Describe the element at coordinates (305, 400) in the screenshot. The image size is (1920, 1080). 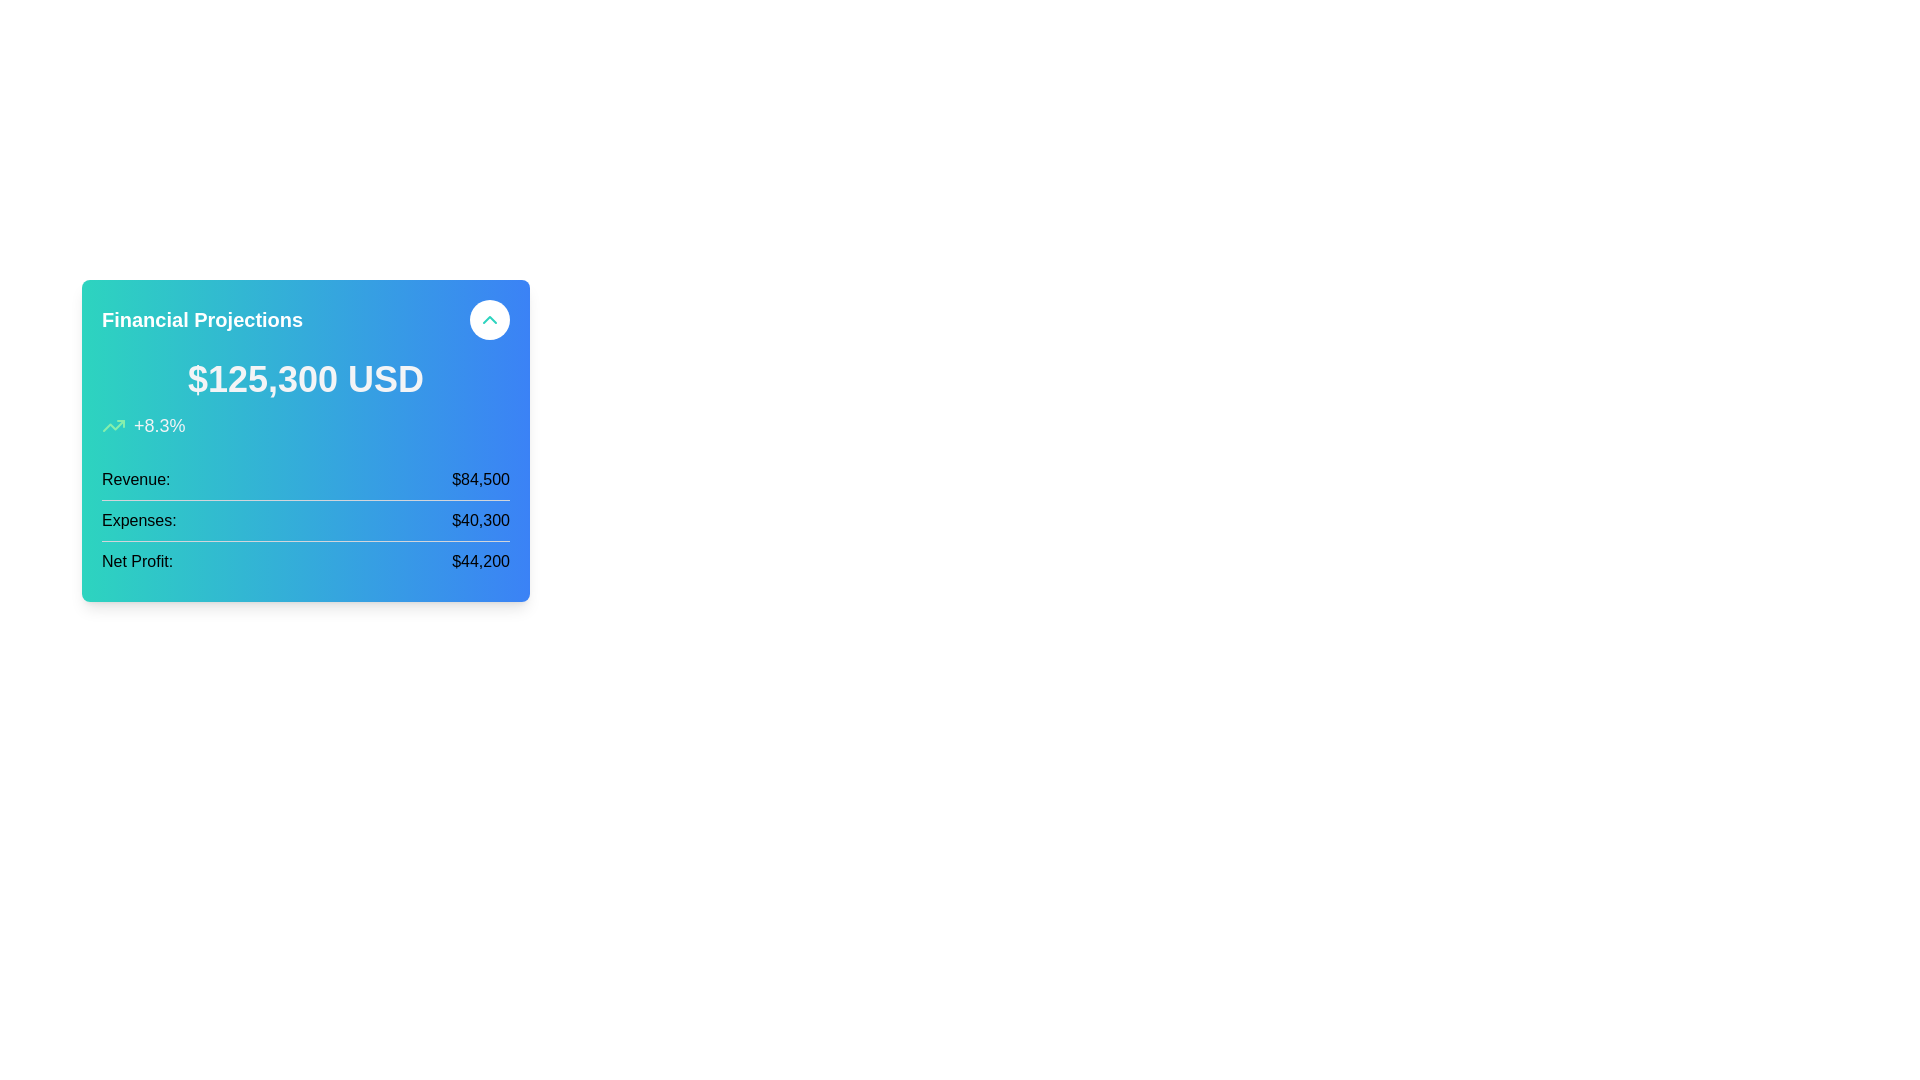
I see `the text display showing '$125,300 USD +8.3%' located below the title 'Financial Projections' in the financial summary card` at that location.